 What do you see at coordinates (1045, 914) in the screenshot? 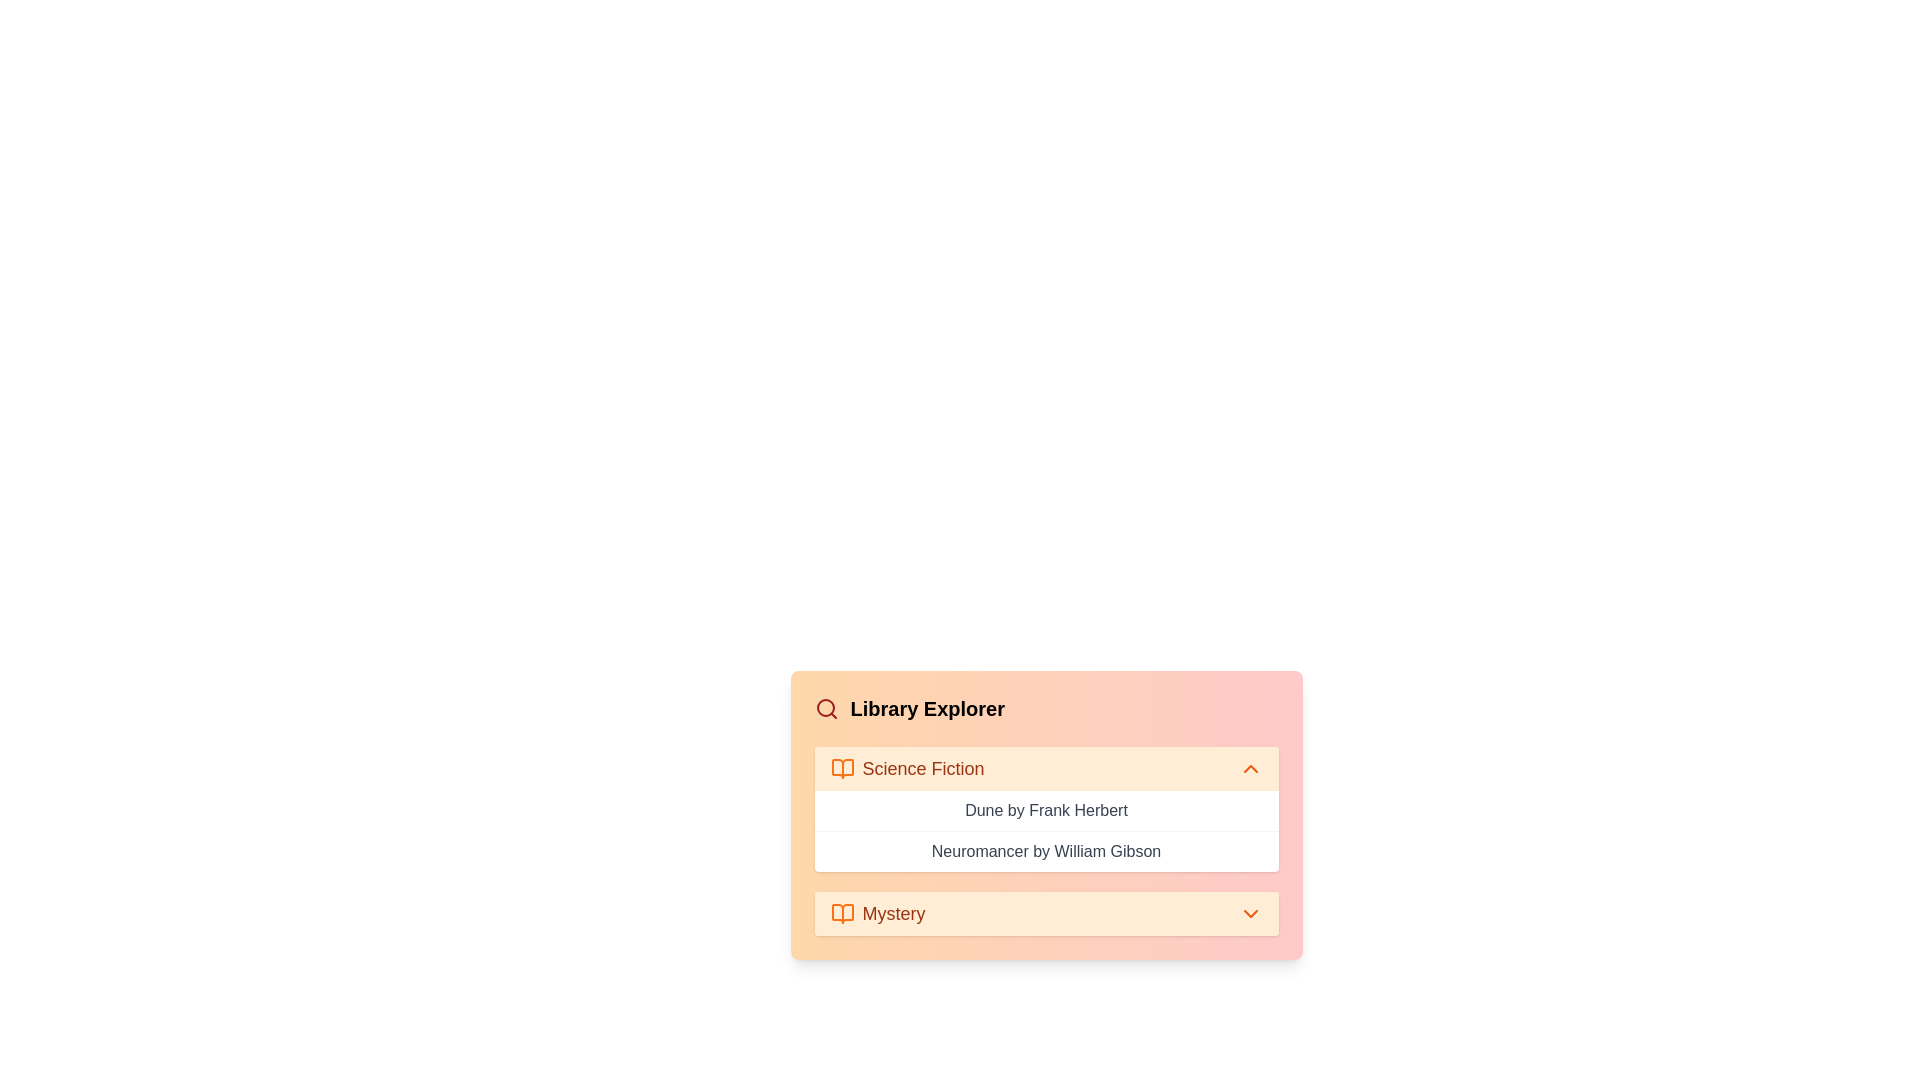
I see `the 'Mystery' category header to expand it and view its list of books` at bounding box center [1045, 914].